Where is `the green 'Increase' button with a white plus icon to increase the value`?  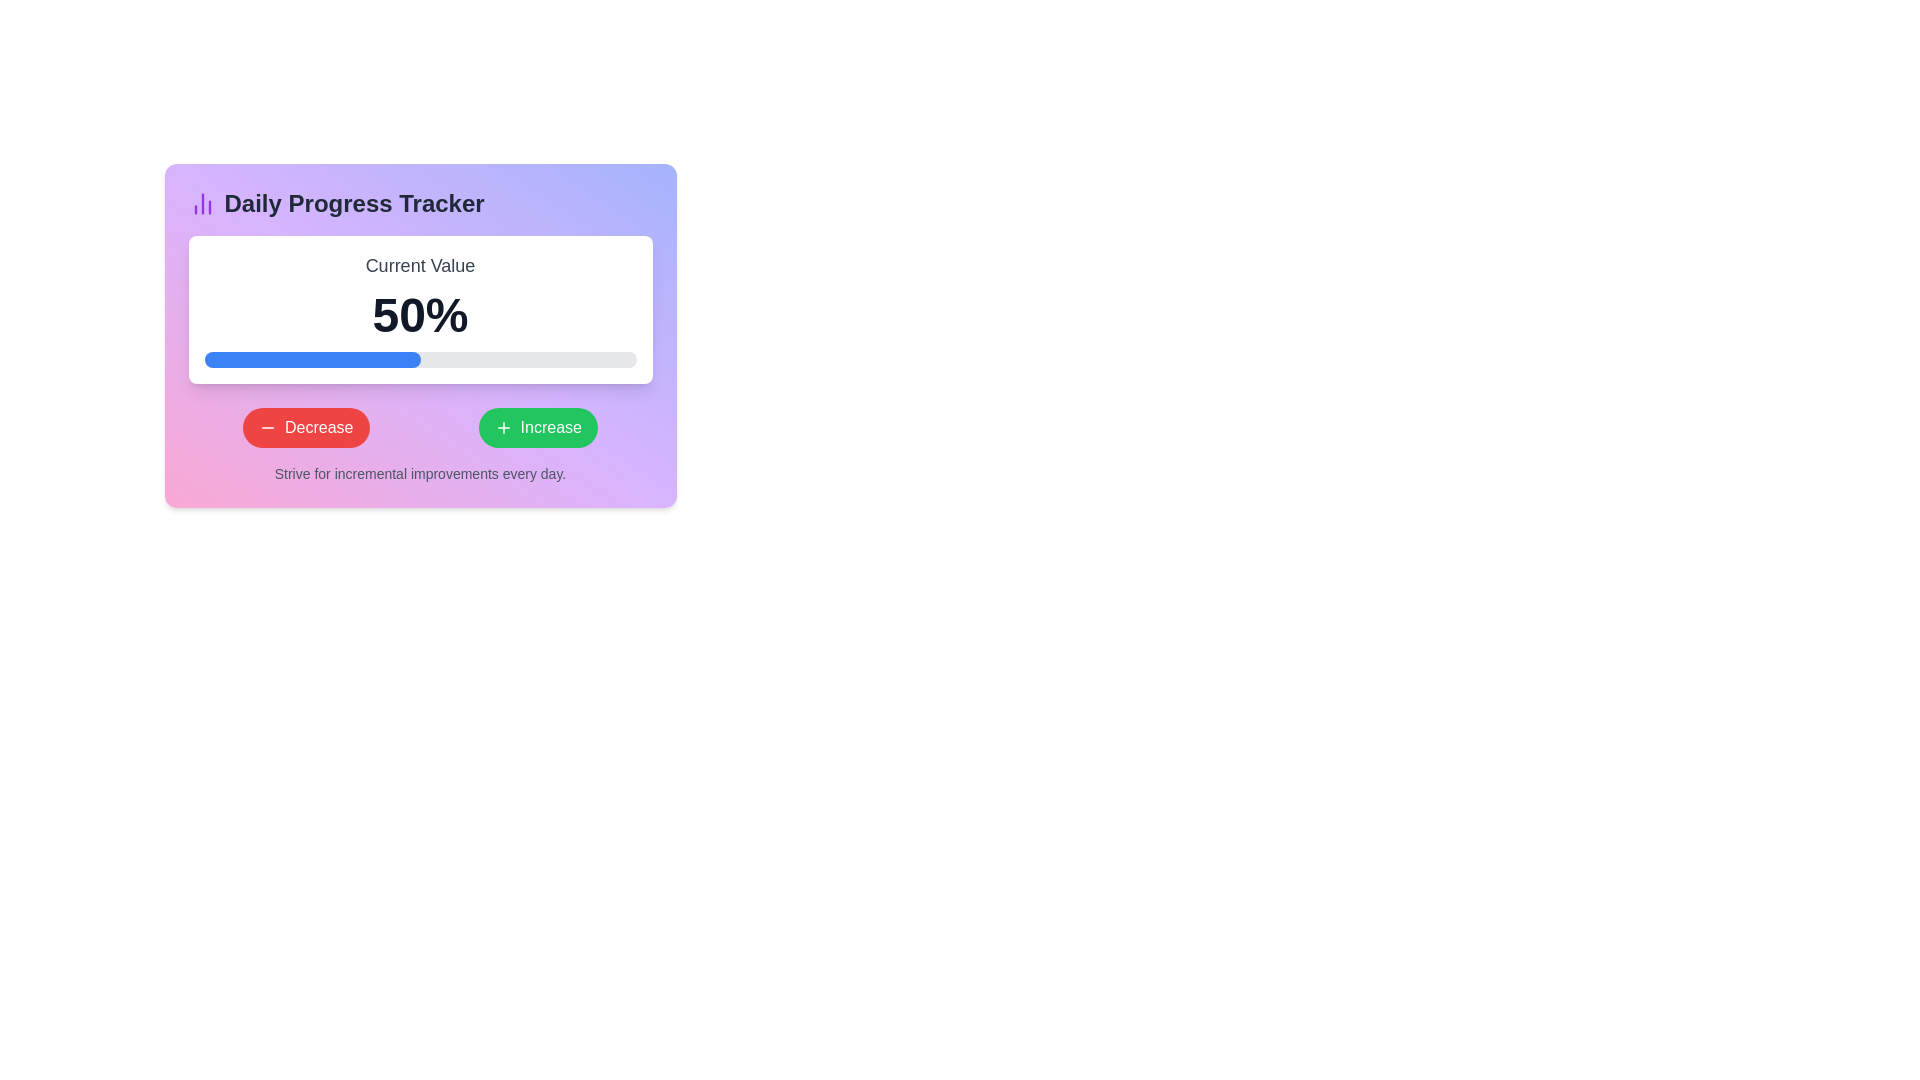
the green 'Increase' button with a white plus icon to increase the value is located at coordinates (538, 427).